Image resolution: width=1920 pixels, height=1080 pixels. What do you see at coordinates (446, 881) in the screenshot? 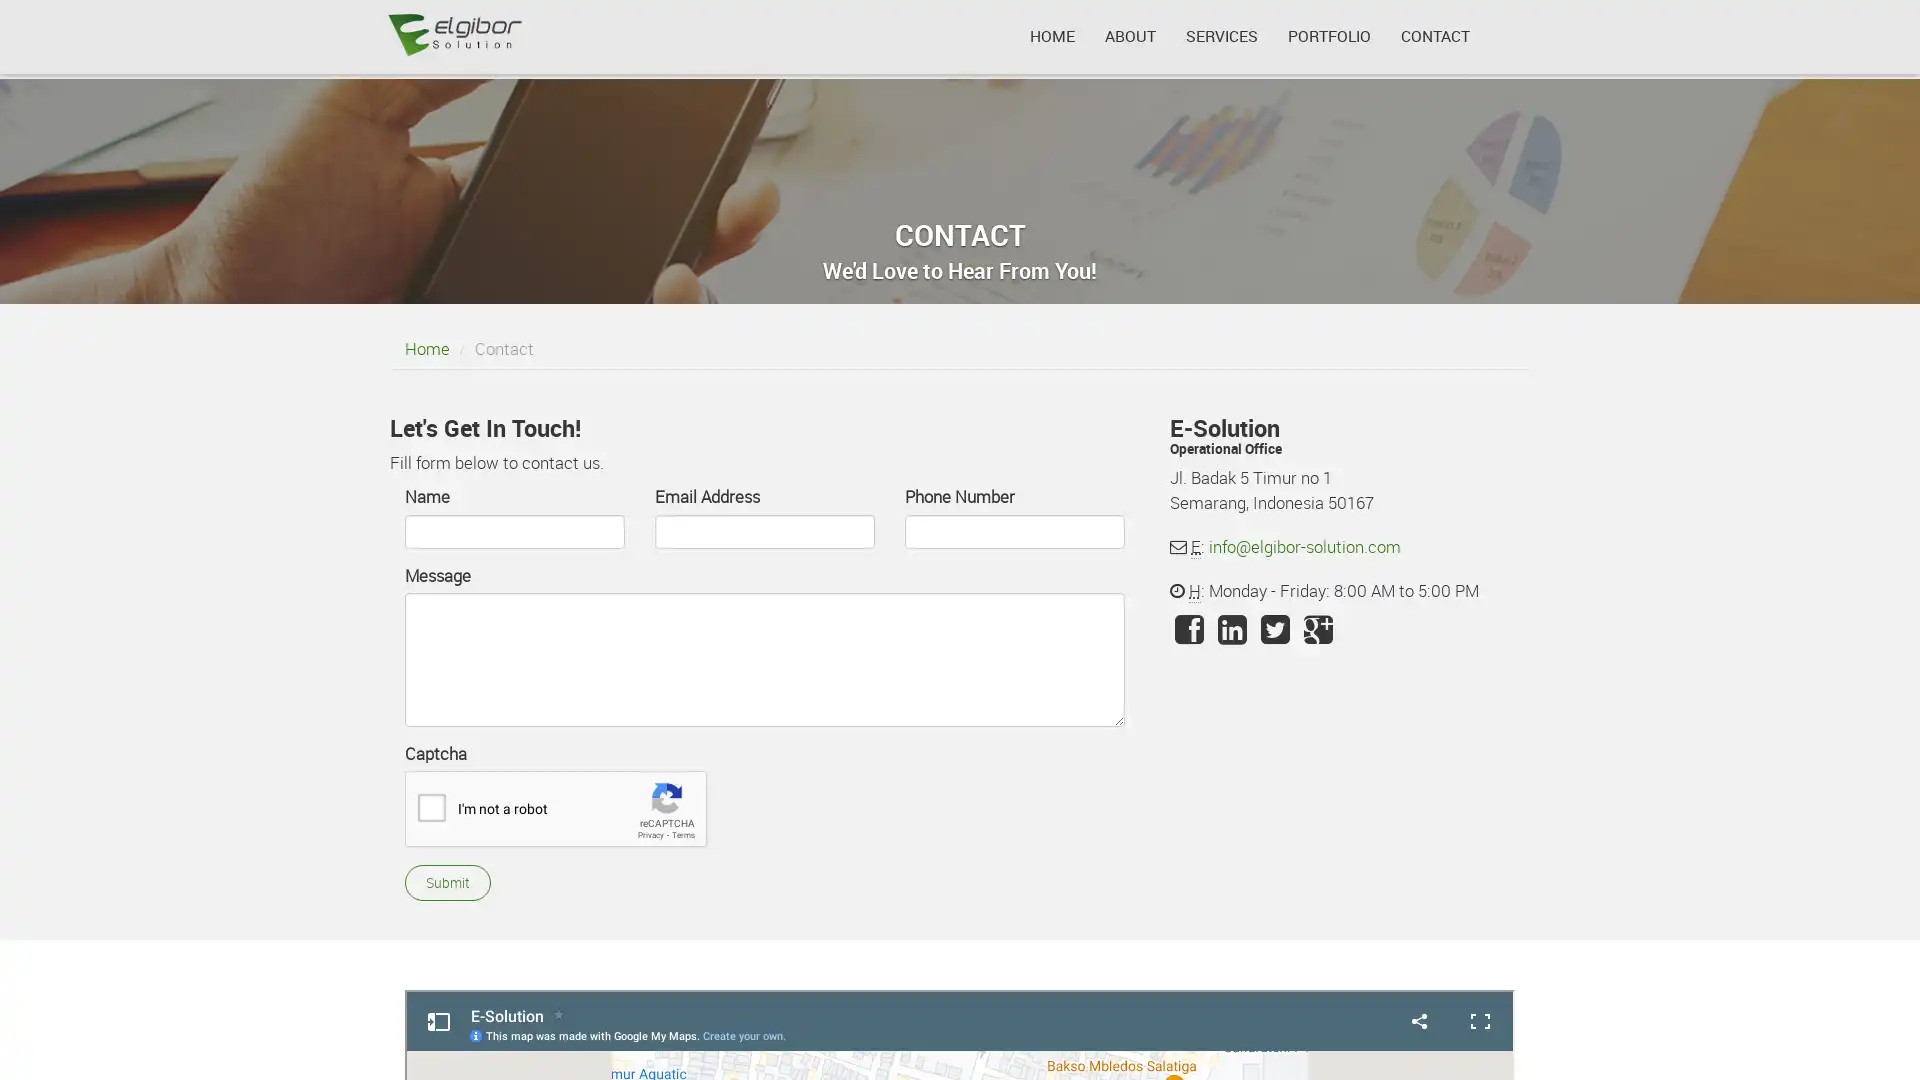
I see `Submit` at bounding box center [446, 881].